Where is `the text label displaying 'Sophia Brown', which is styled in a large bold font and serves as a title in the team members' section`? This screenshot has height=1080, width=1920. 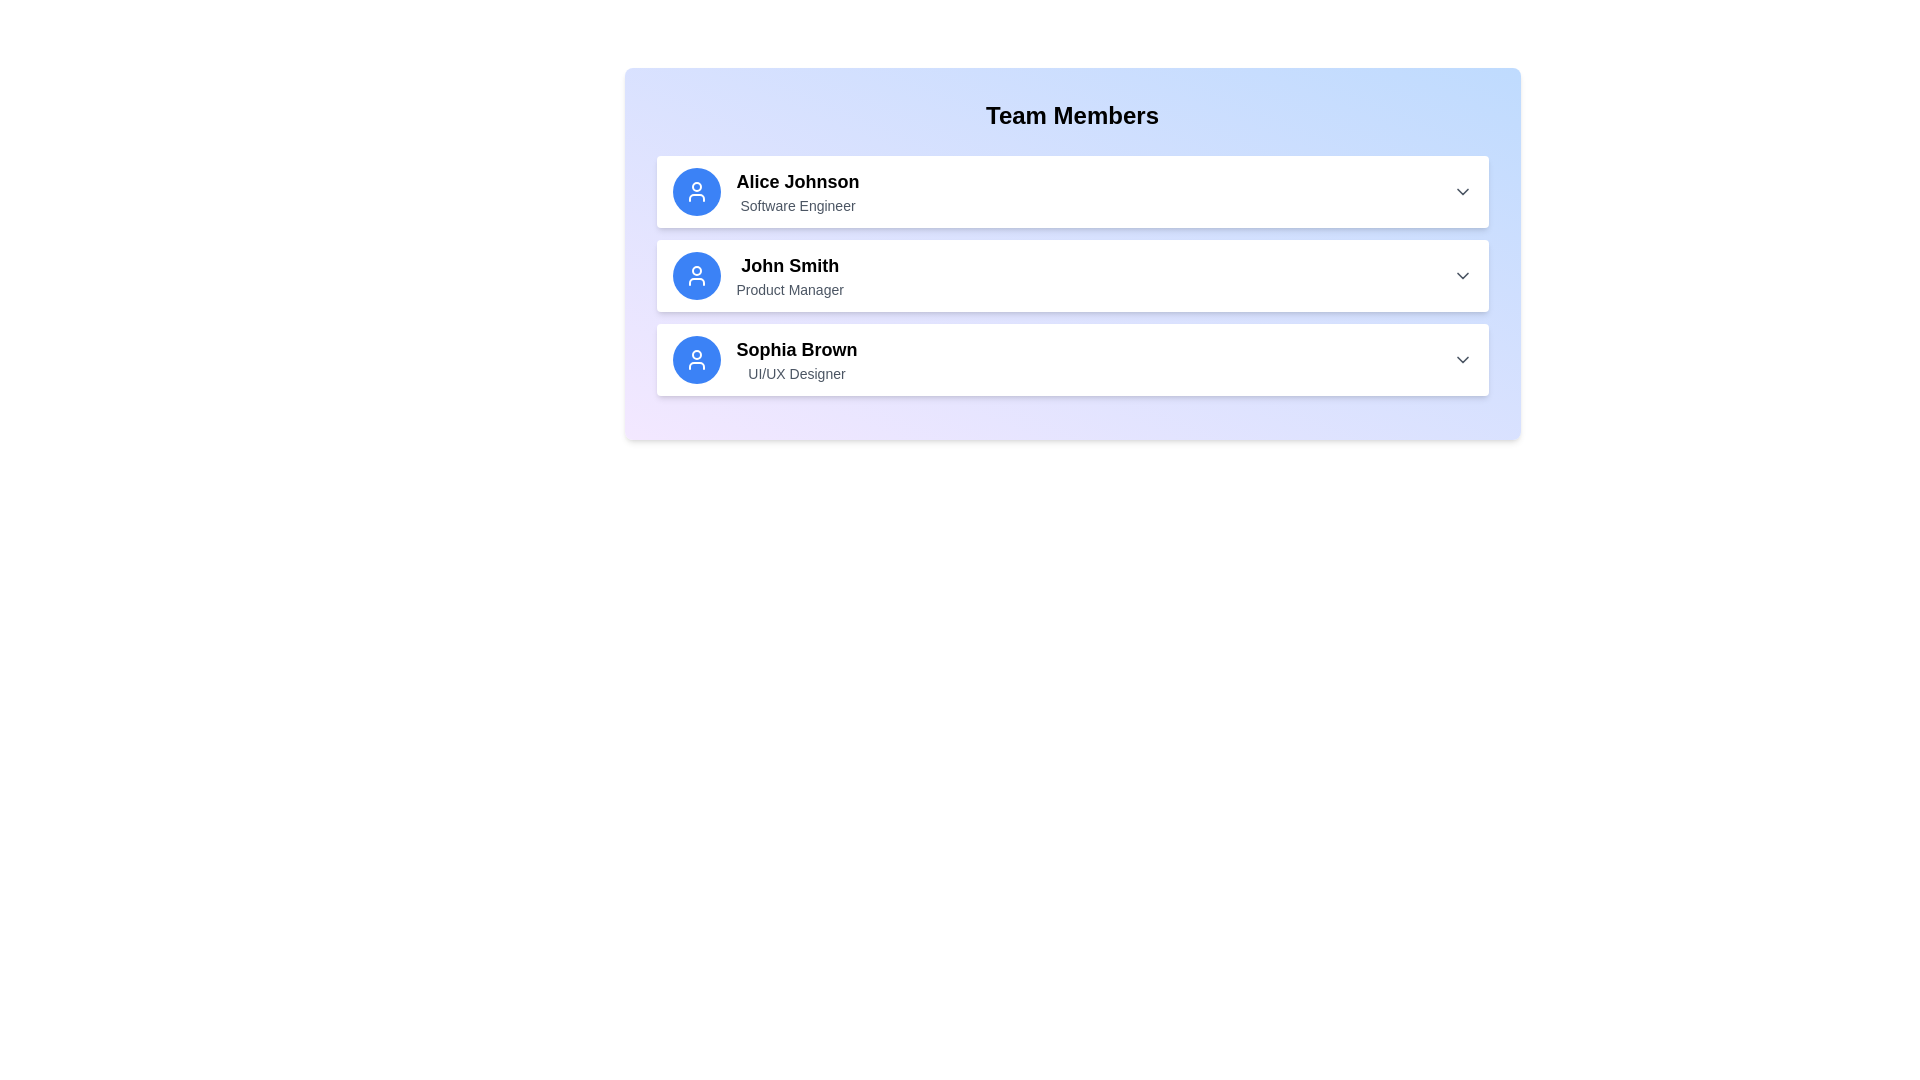
the text label displaying 'Sophia Brown', which is styled in a large bold font and serves as a title in the team members' section is located at coordinates (795, 349).